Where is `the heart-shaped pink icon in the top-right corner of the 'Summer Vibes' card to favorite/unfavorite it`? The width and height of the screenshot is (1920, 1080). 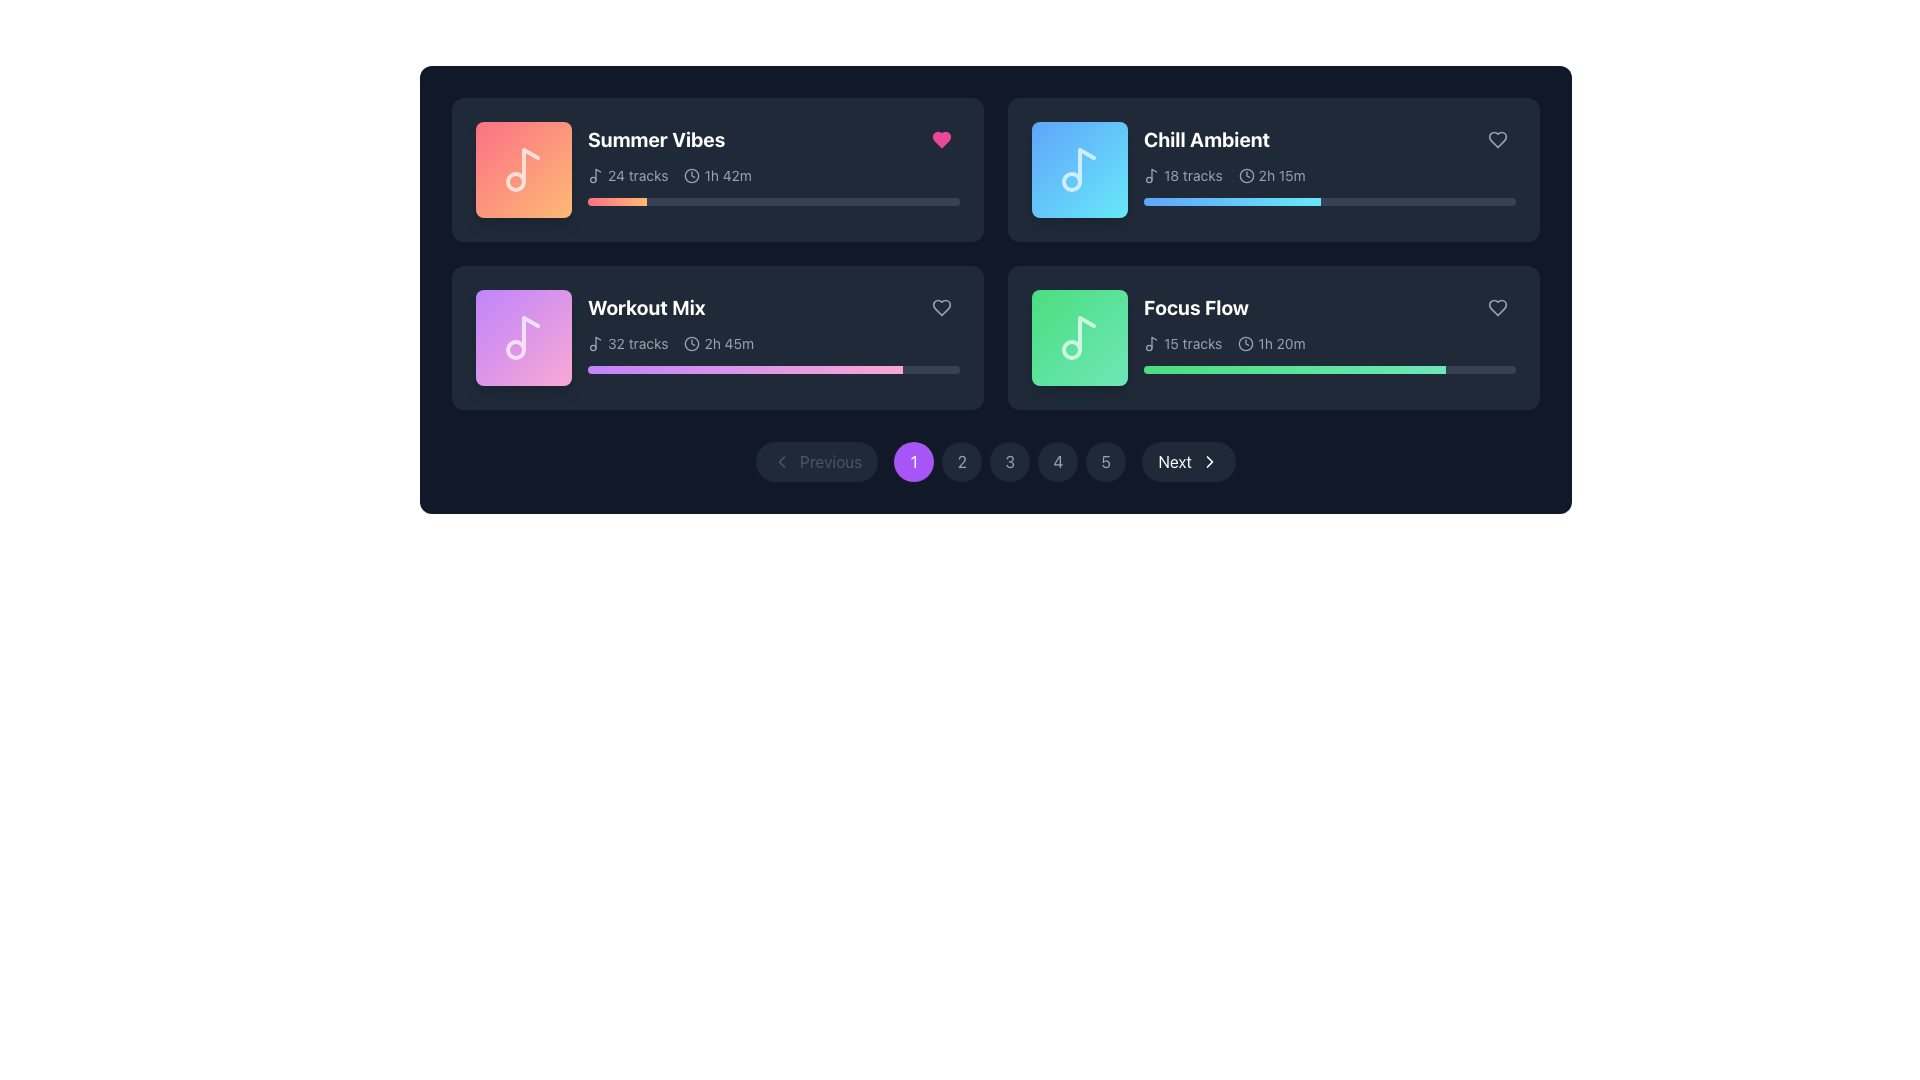 the heart-shaped pink icon in the top-right corner of the 'Summer Vibes' card to favorite/unfavorite it is located at coordinates (940, 138).